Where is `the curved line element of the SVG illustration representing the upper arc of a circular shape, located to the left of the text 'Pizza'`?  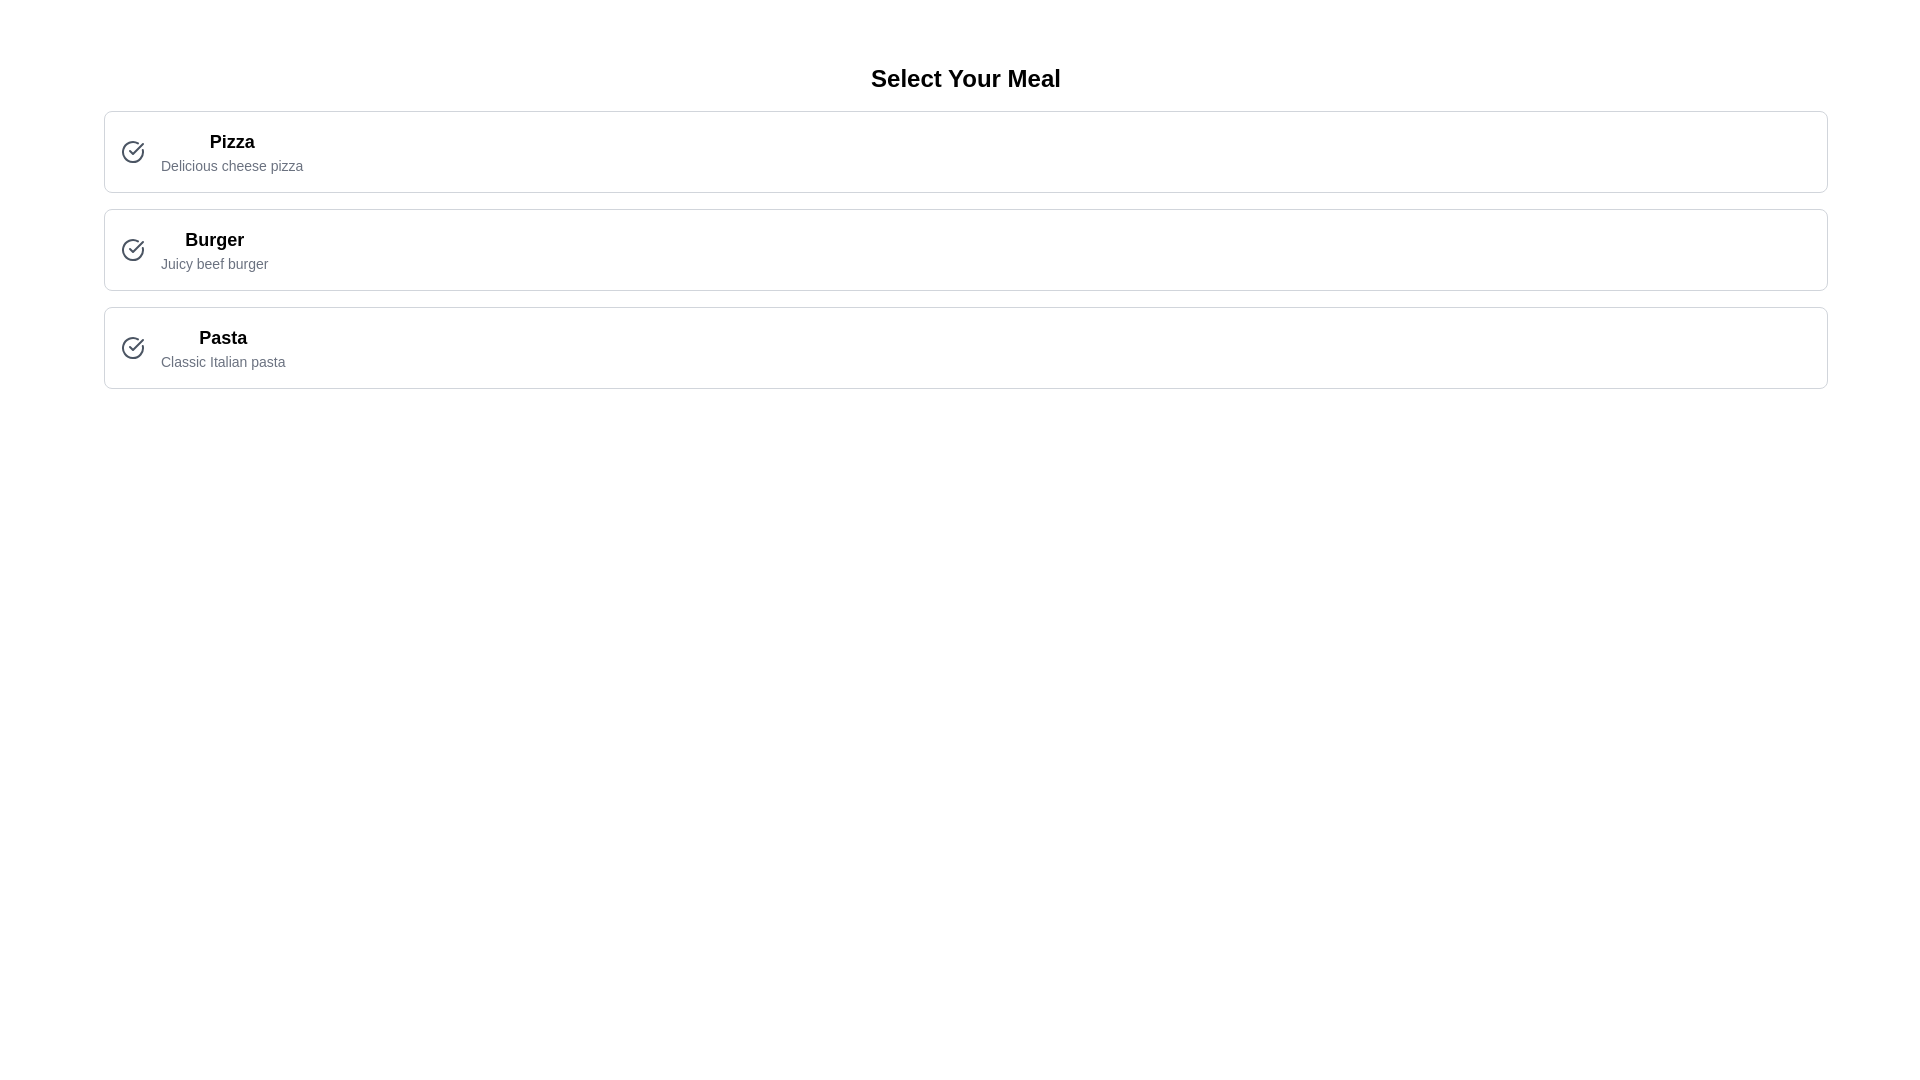
the curved line element of the SVG illustration representing the upper arc of a circular shape, located to the left of the text 'Pizza' is located at coordinates (132, 150).